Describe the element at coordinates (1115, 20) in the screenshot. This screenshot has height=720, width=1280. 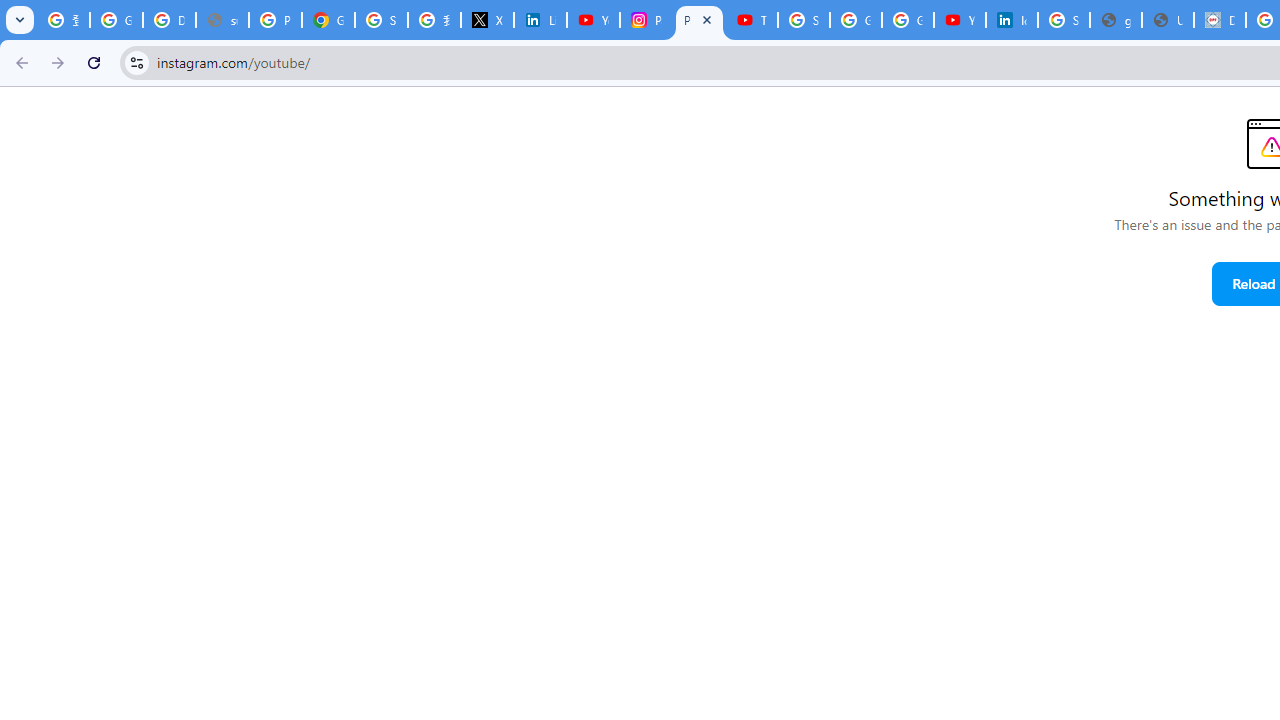
I see `'google_privacy_policy_en.pdf'` at that location.